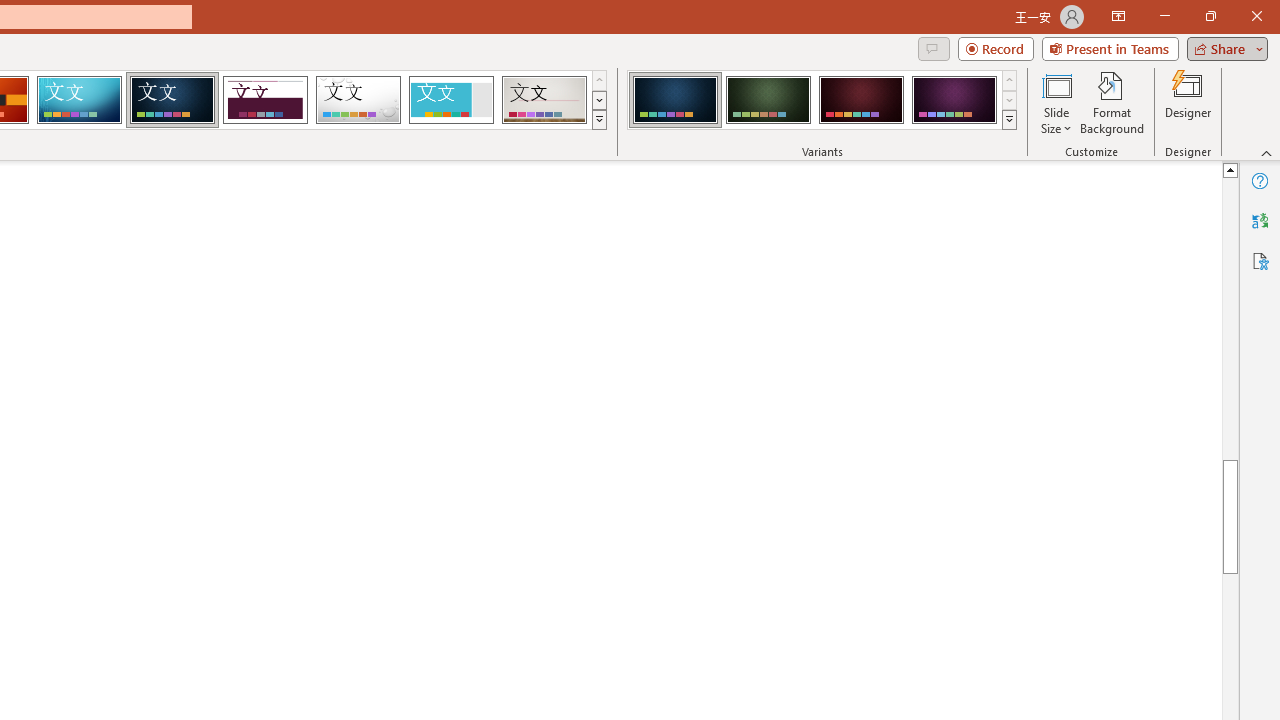 This screenshot has height=720, width=1280. I want to click on 'Damask Variant 3', so click(861, 100).